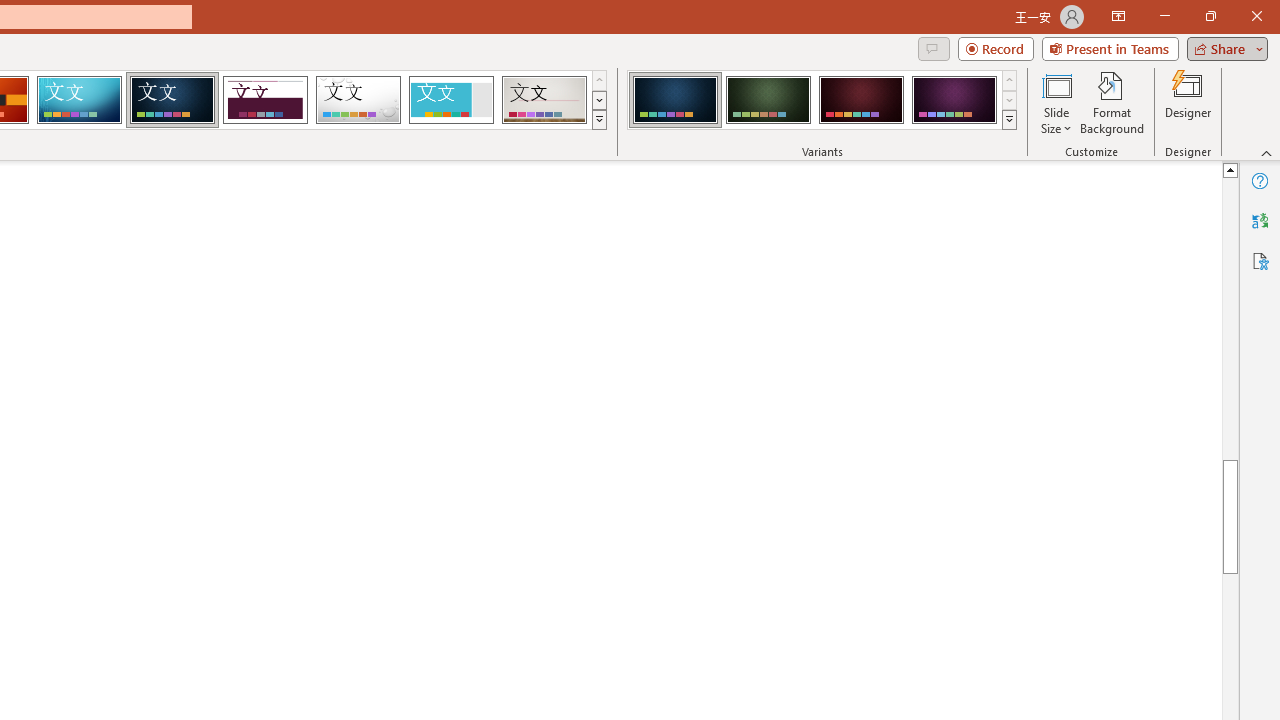 This screenshot has height=720, width=1280. I want to click on 'Damask Variant 3', so click(861, 100).